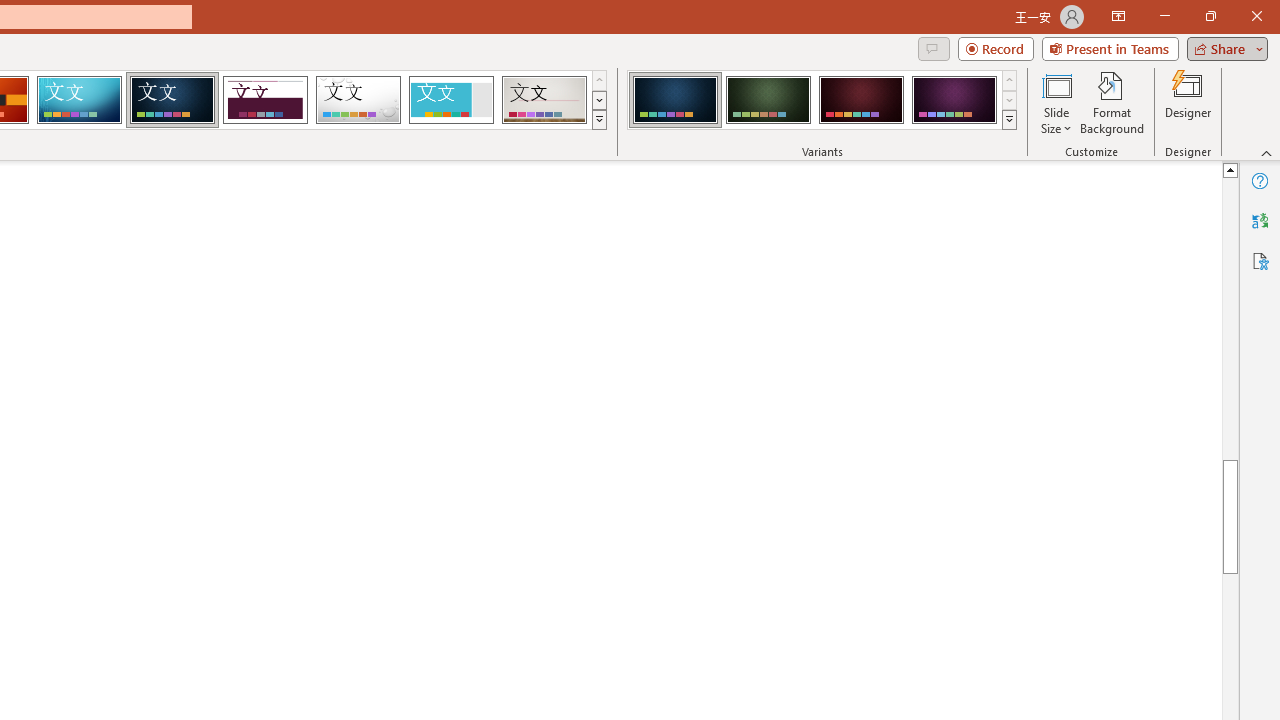 This screenshot has height=720, width=1280. I want to click on 'Damask Variant 3', so click(861, 100).